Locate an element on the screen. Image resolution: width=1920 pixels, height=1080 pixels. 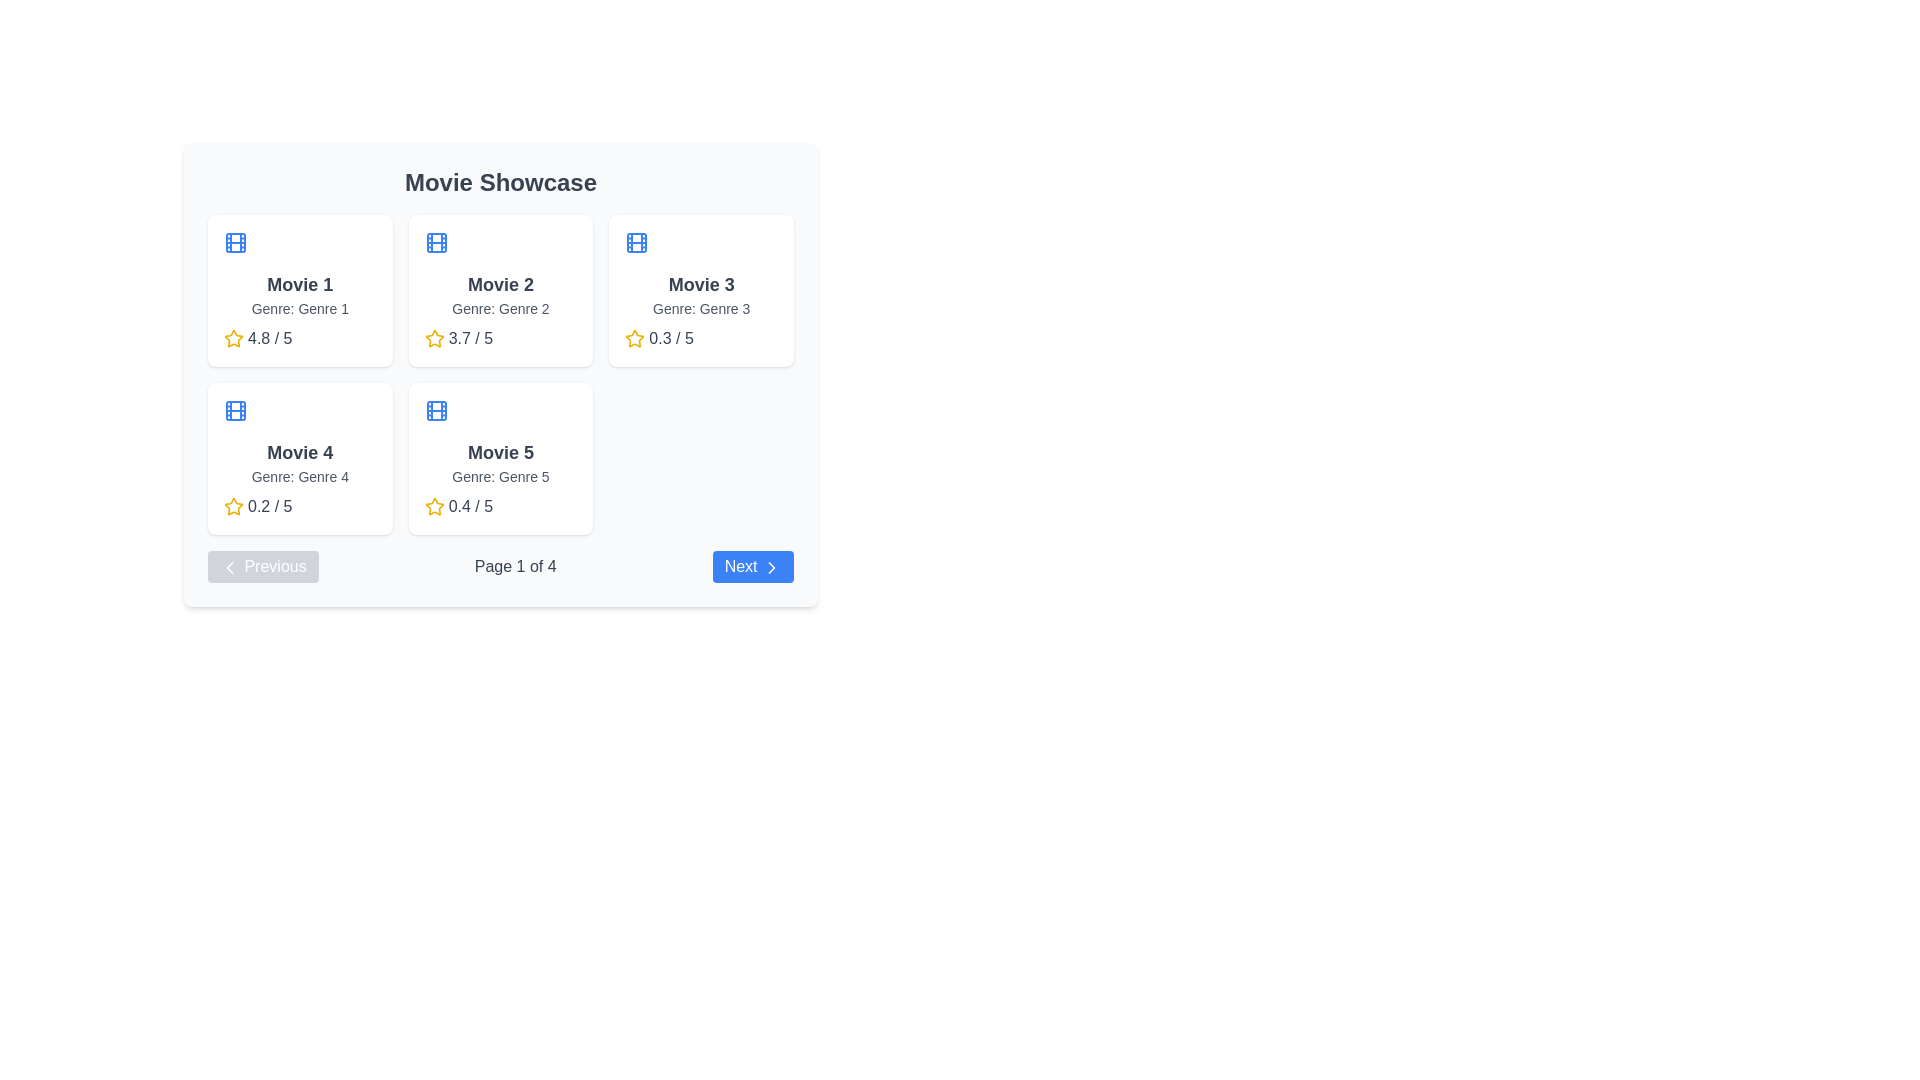
the star-shaped static icon with a yellow outline, which represents the rating for 'Movie 5' in the second row, second column of the grid layout, located directly to the left of the rating text '0.4 / 5' is located at coordinates (433, 505).